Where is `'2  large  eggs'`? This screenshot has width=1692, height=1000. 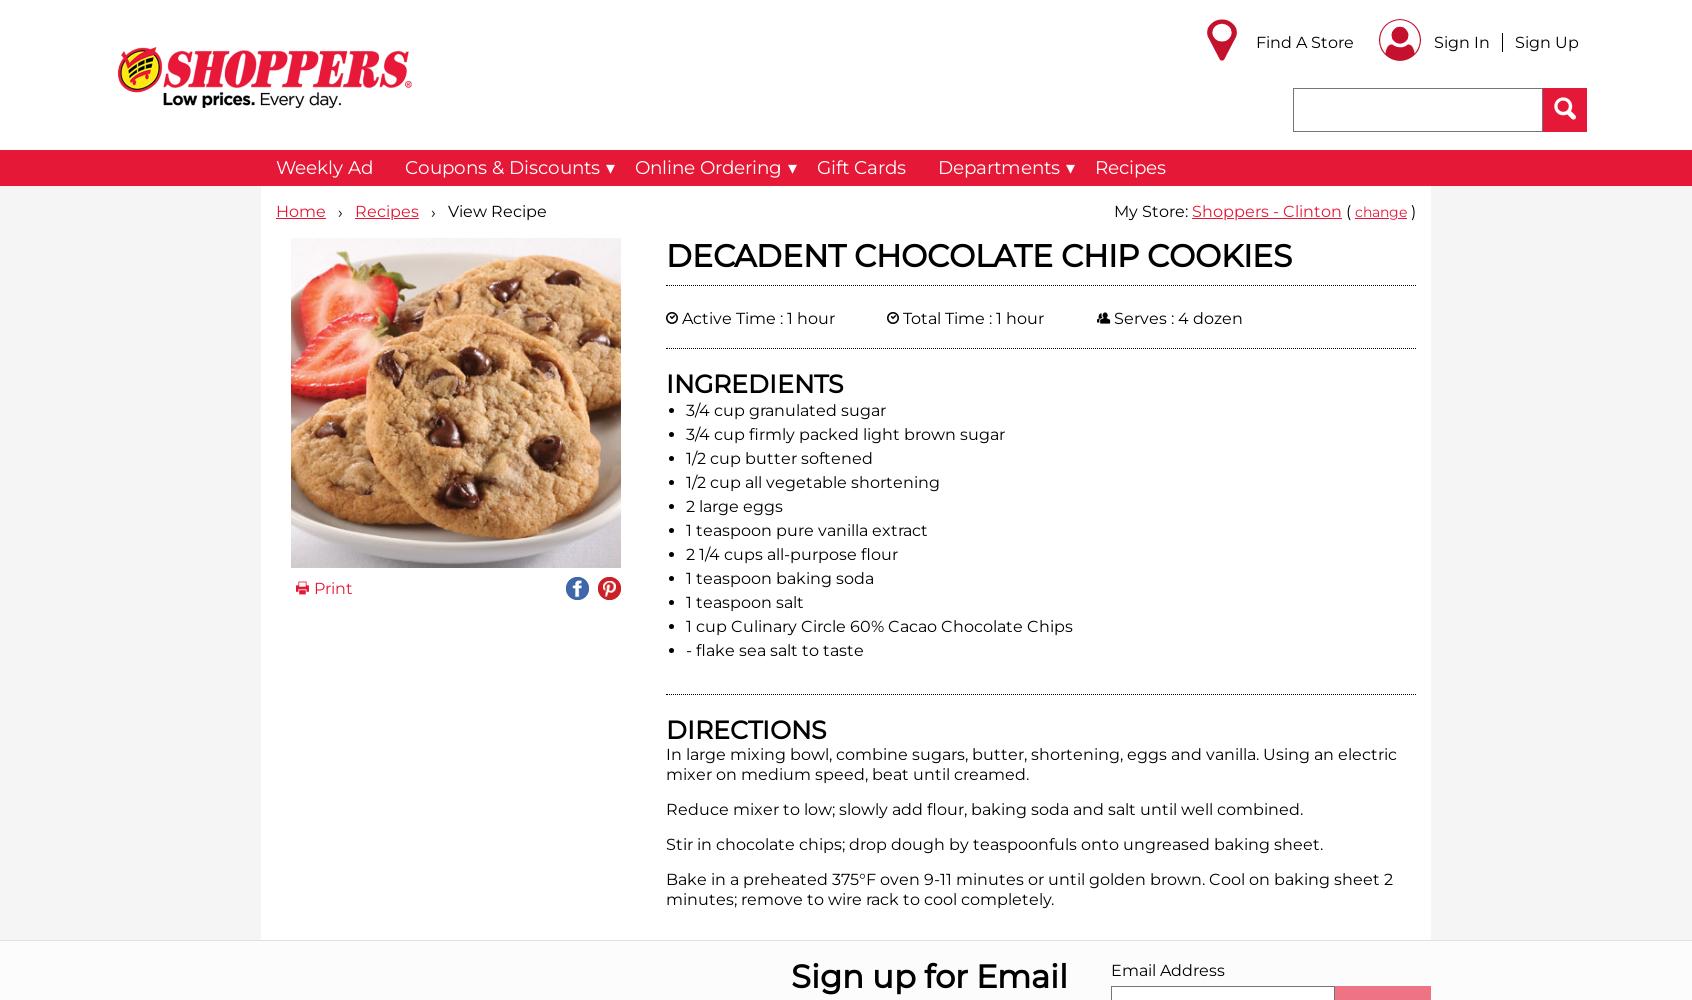 '2  large  eggs' is located at coordinates (732, 505).